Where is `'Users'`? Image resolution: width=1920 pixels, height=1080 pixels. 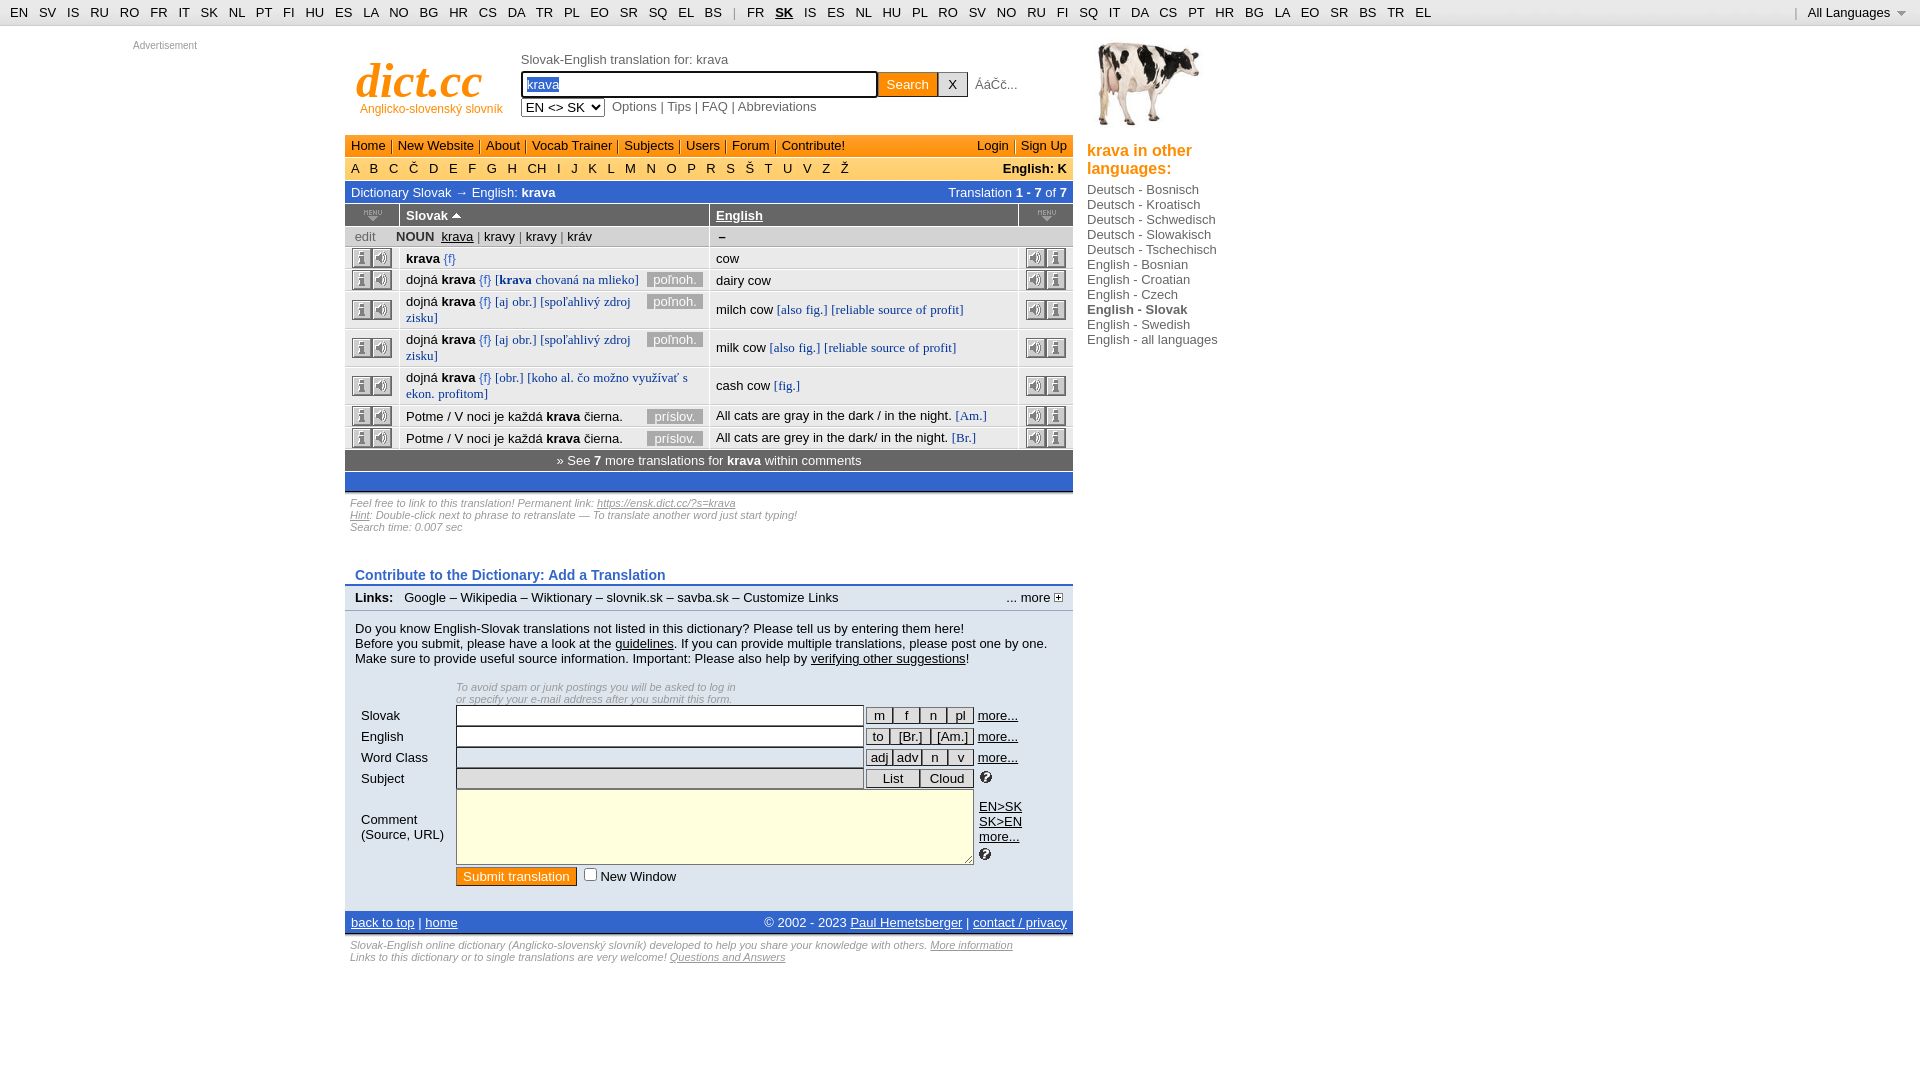 'Users' is located at coordinates (702, 144).